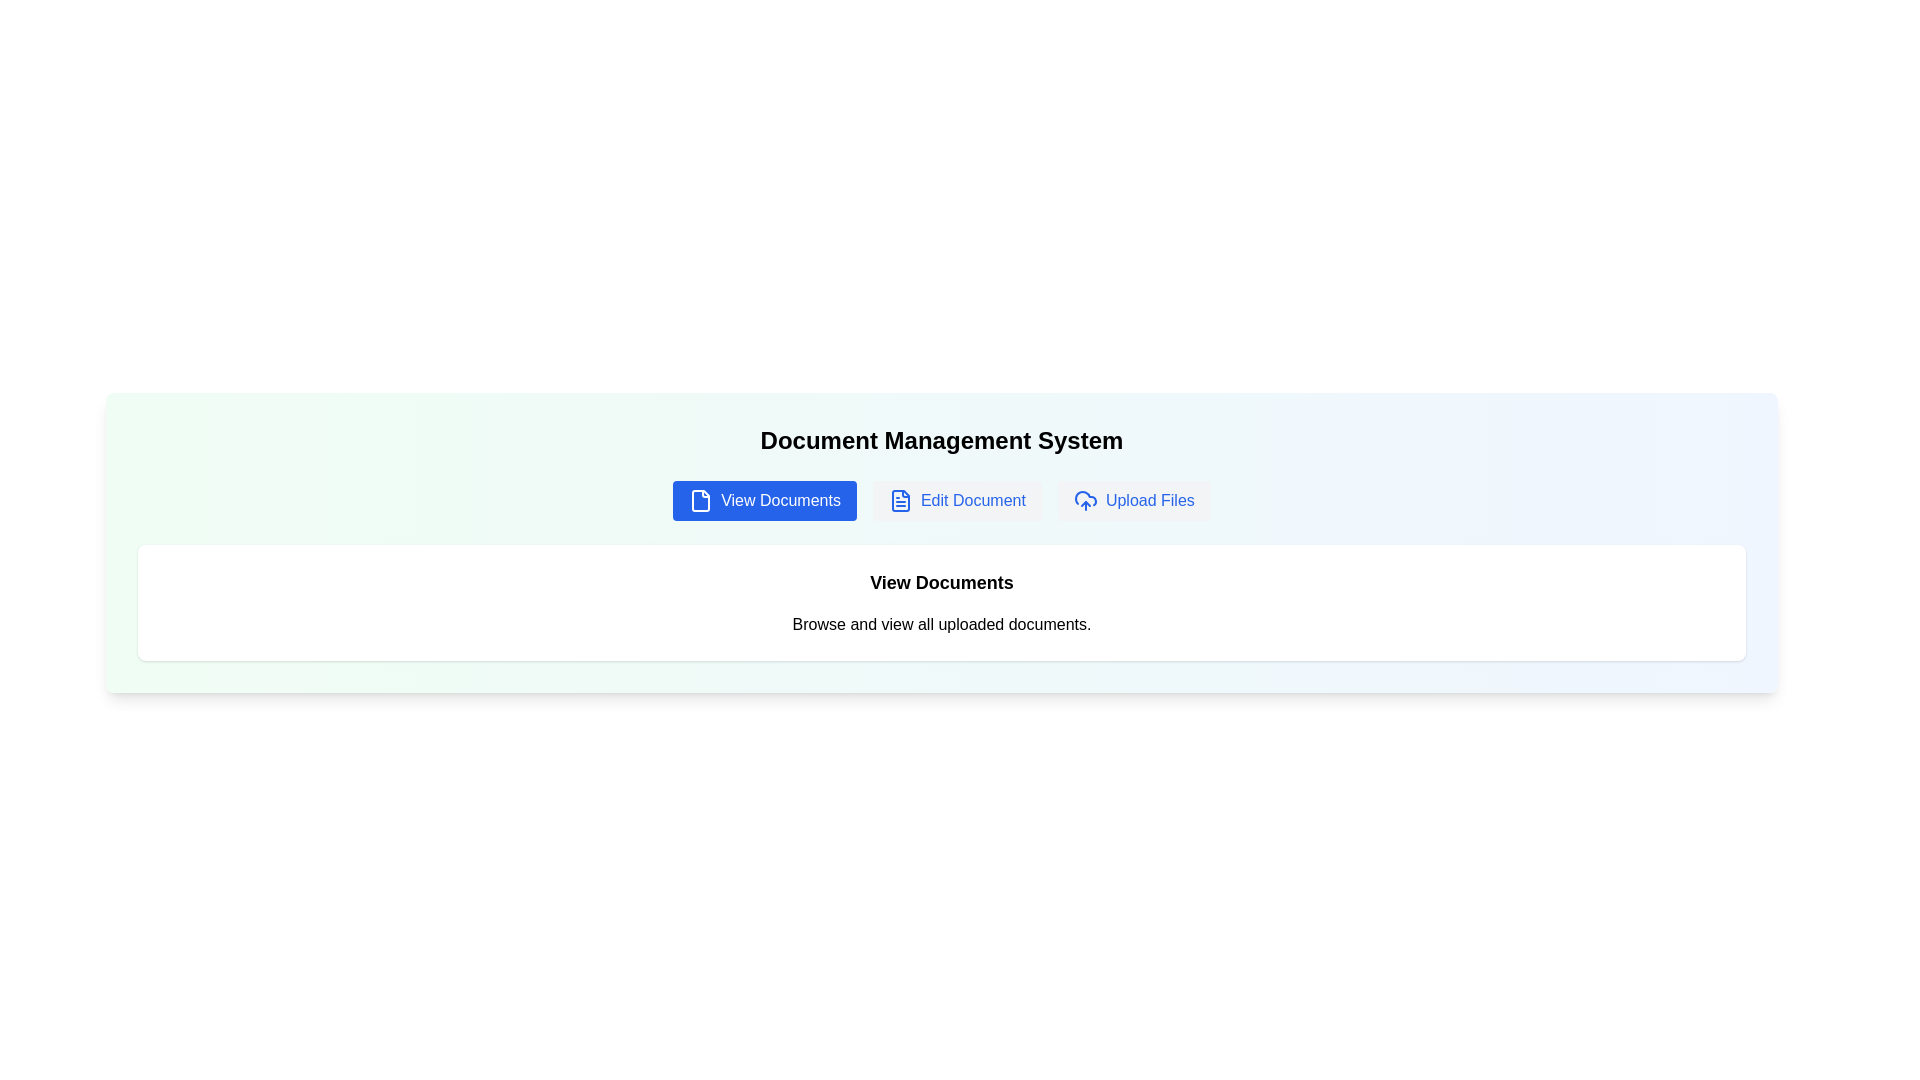 The height and width of the screenshot is (1080, 1920). What do you see at coordinates (955, 500) in the screenshot?
I see `the tab labeled Edit Document` at bounding box center [955, 500].